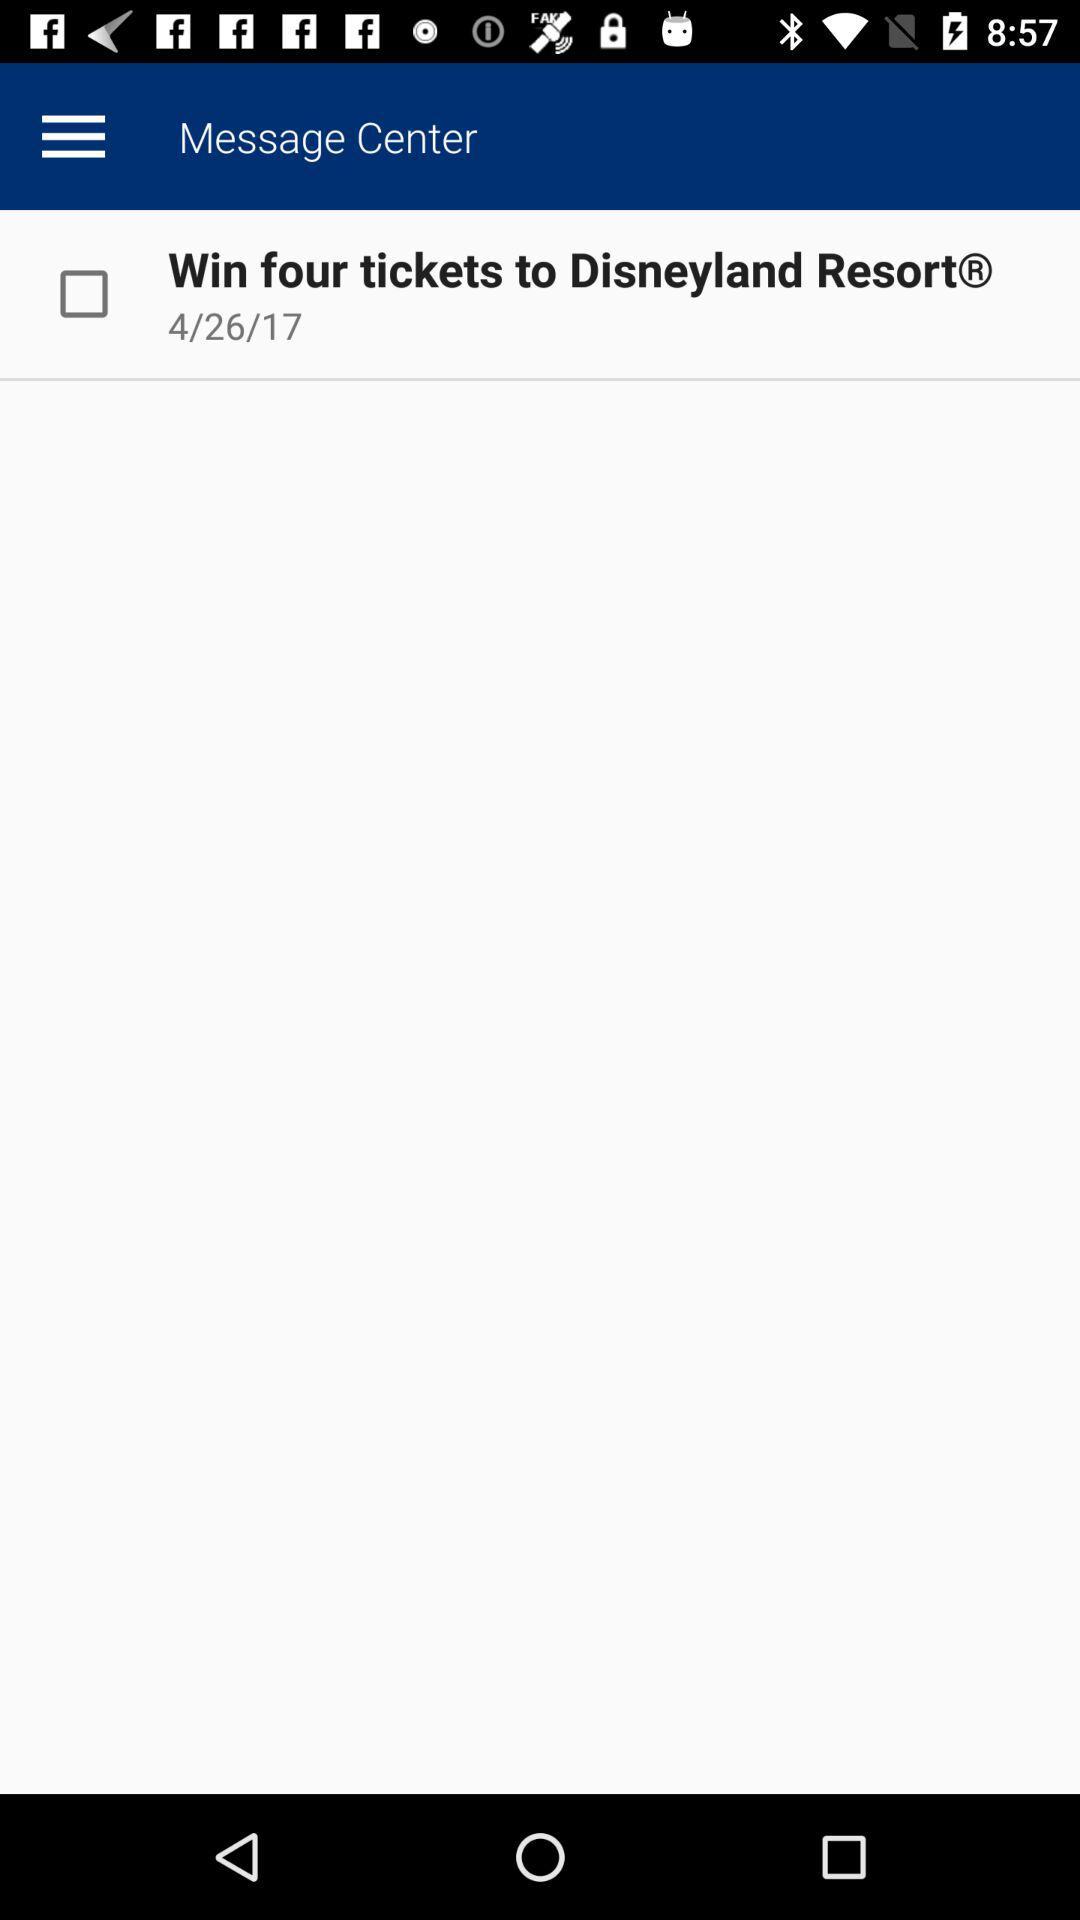  I want to click on the 4/26/17 icon, so click(234, 325).